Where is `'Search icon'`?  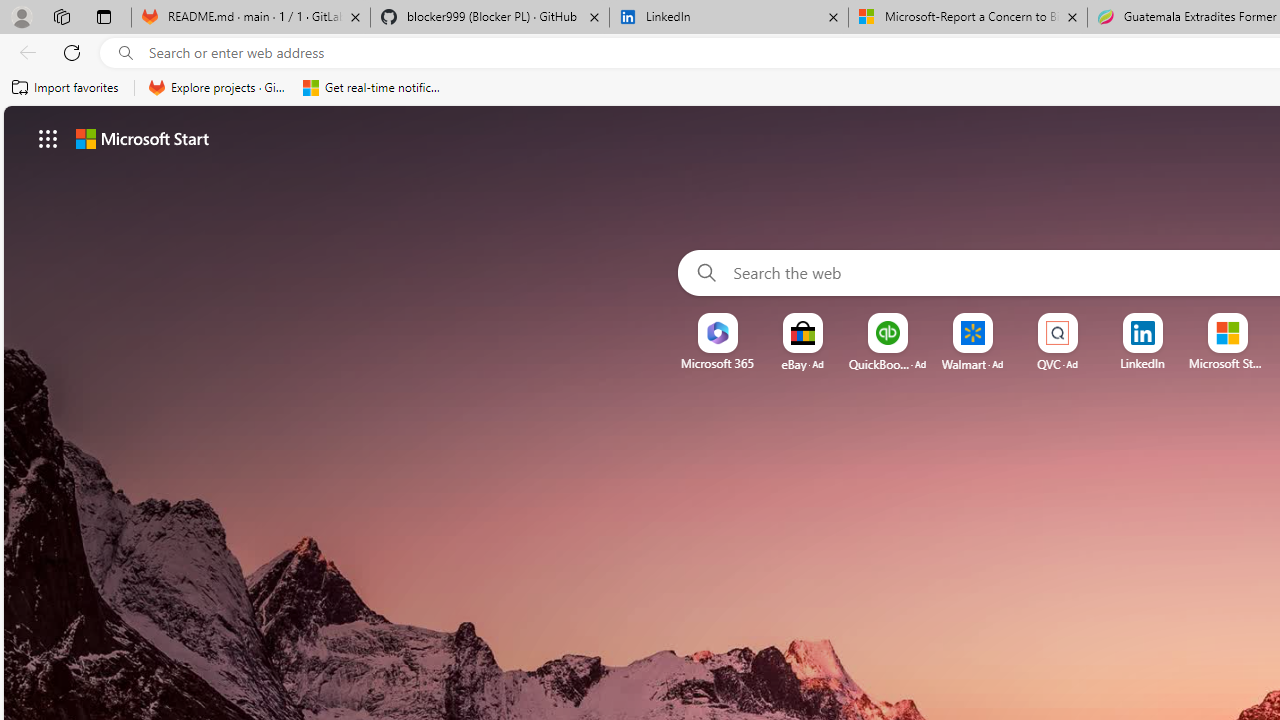 'Search icon' is located at coordinates (125, 52).